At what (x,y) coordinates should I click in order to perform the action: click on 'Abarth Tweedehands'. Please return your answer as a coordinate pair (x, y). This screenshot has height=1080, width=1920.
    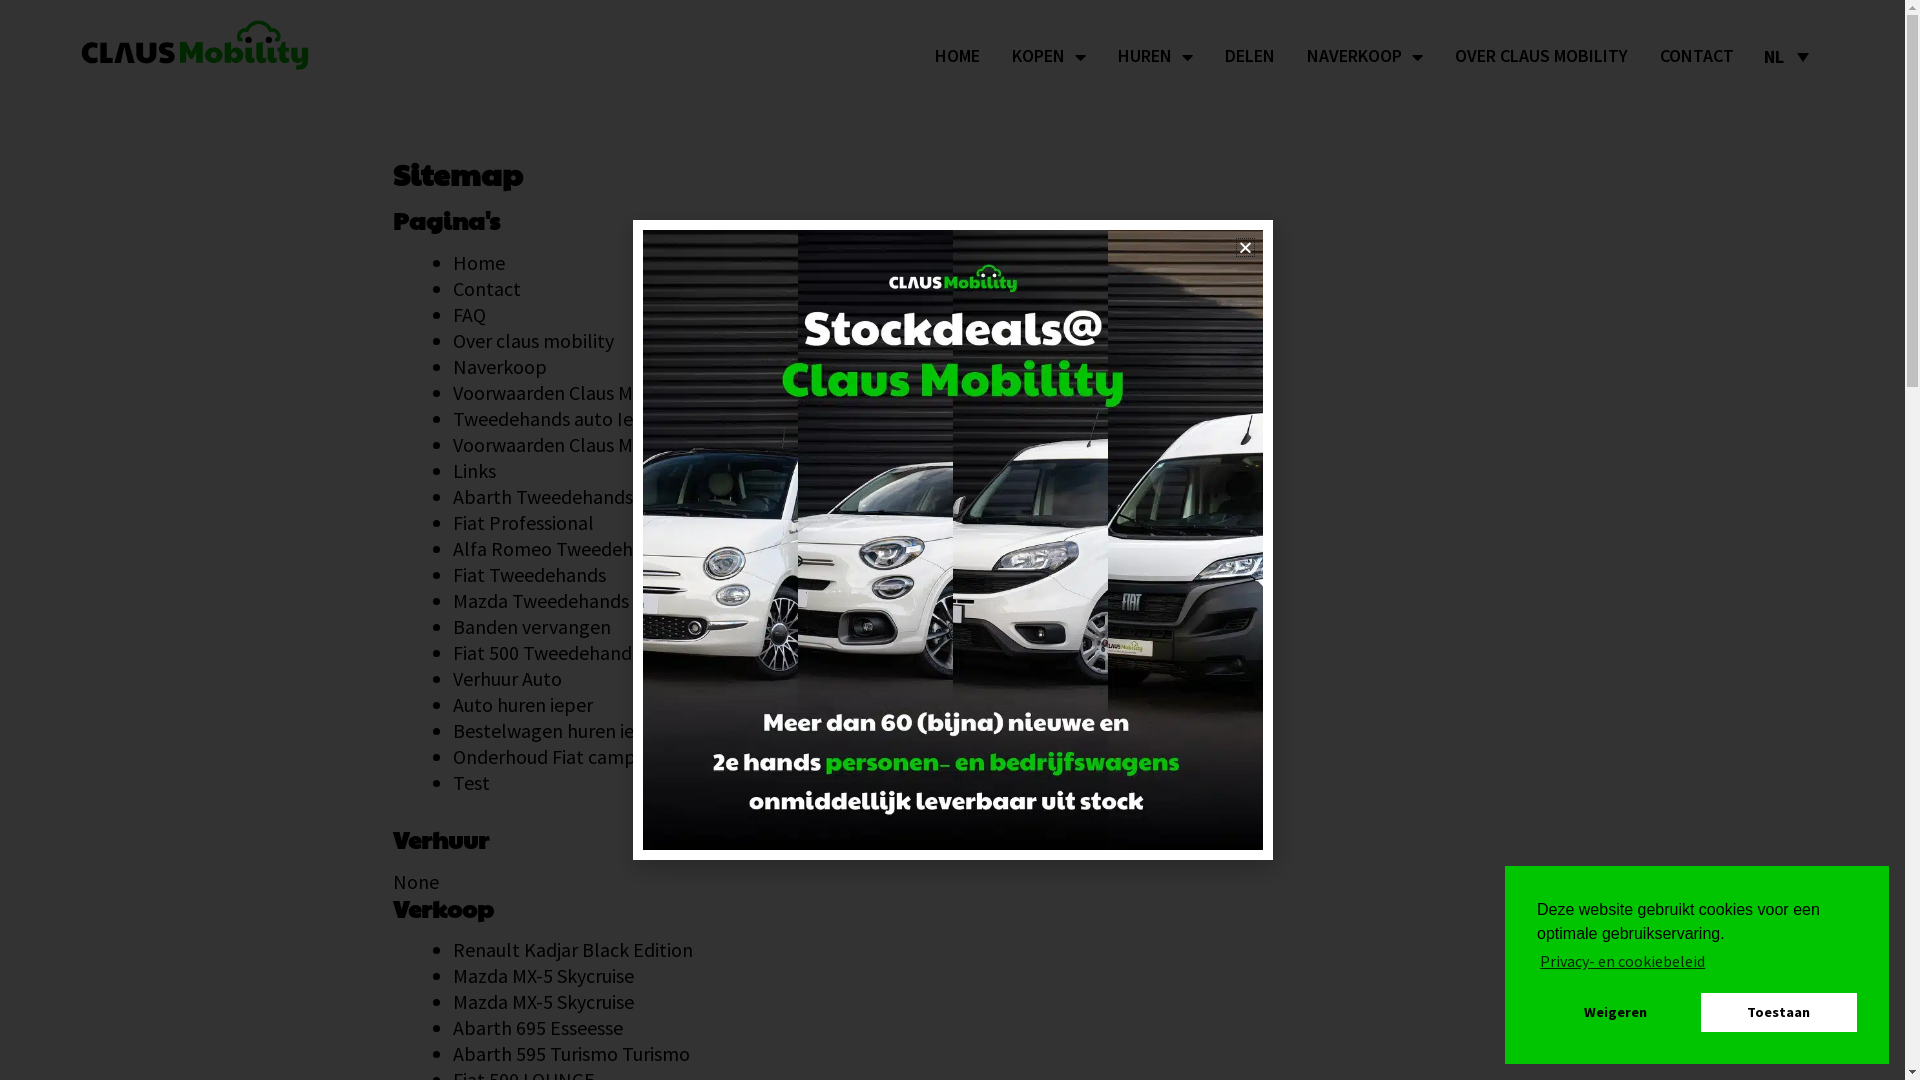
    Looking at the image, I should click on (542, 495).